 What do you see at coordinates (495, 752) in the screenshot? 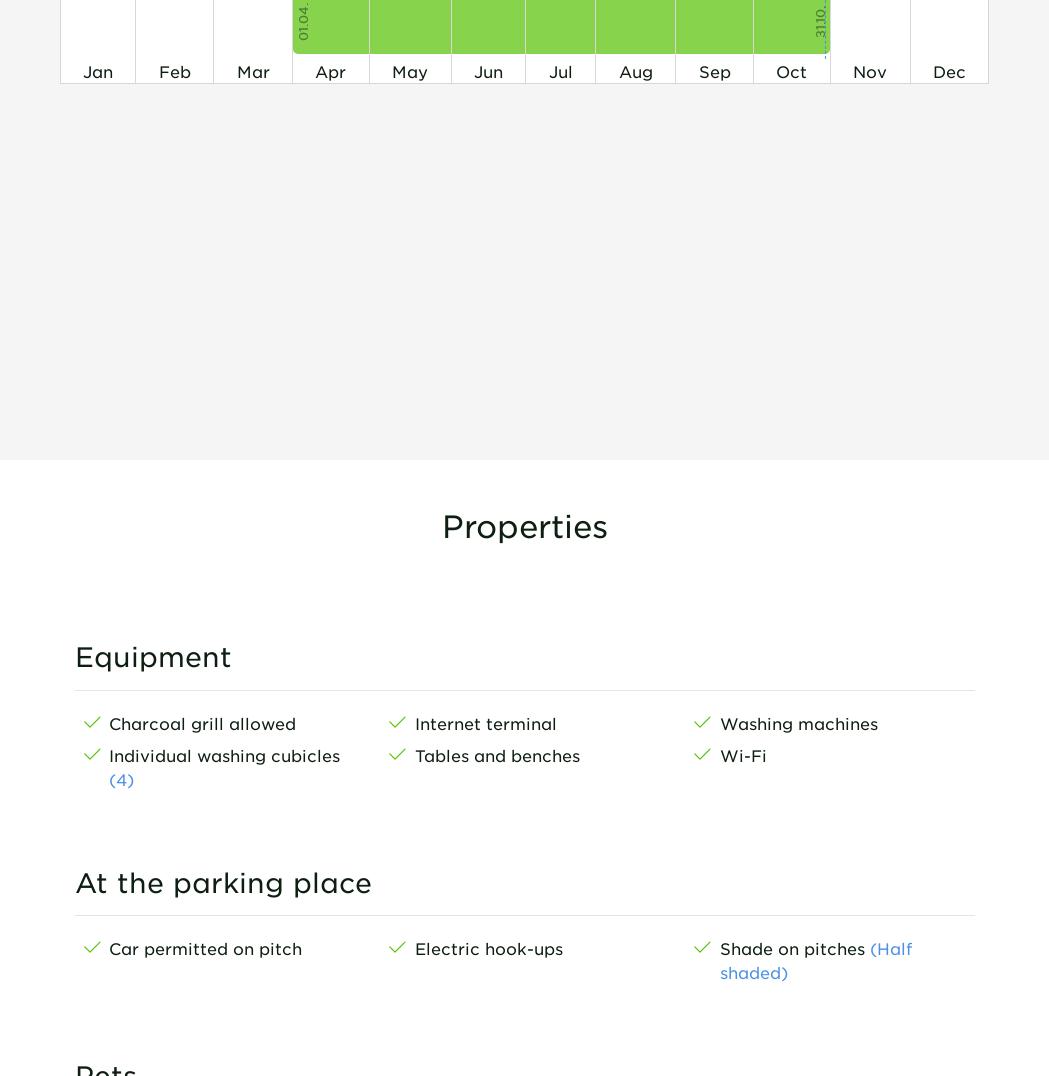
I see `'Tables and benches'` at bounding box center [495, 752].